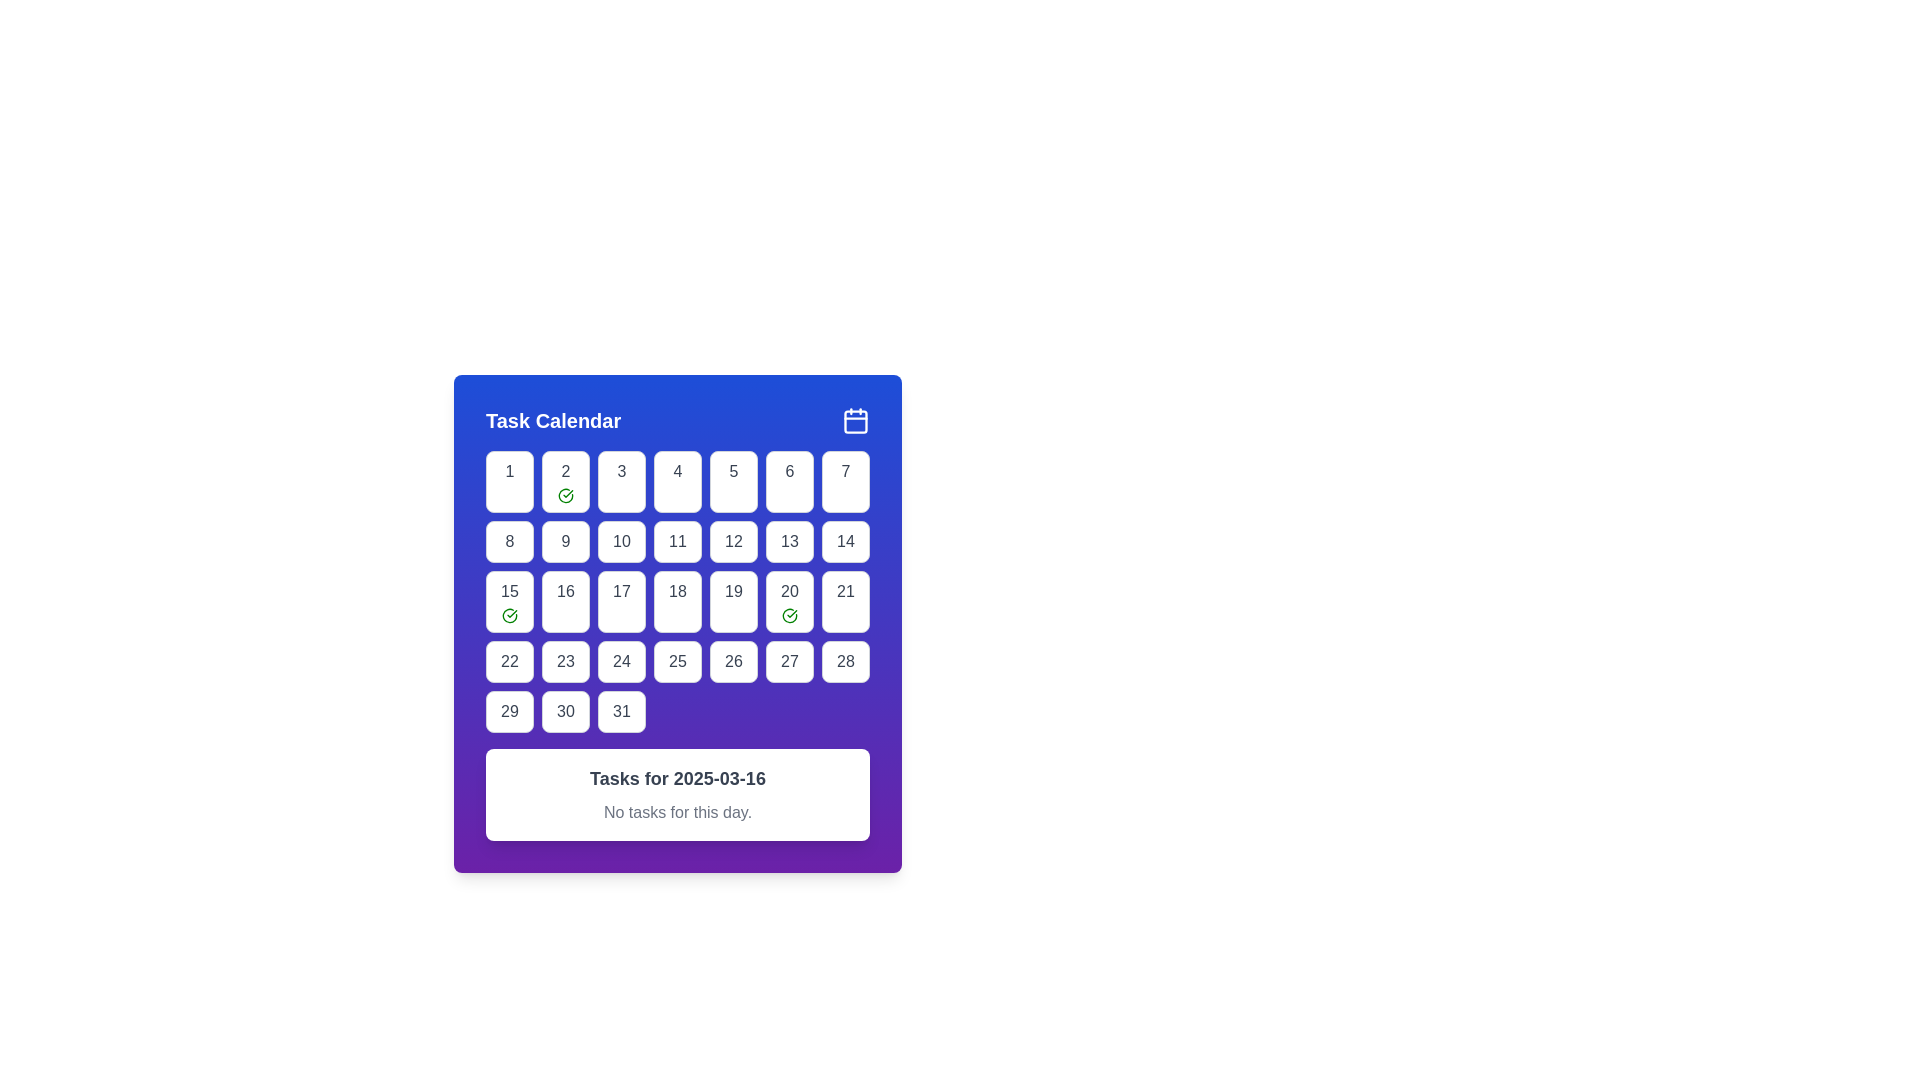 Image resolution: width=1920 pixels, height=1080 pixels. Describe the element at coordinates (733, 542) in the screenshot. I see `the button labeled '12' in the calendar UI` at that location.